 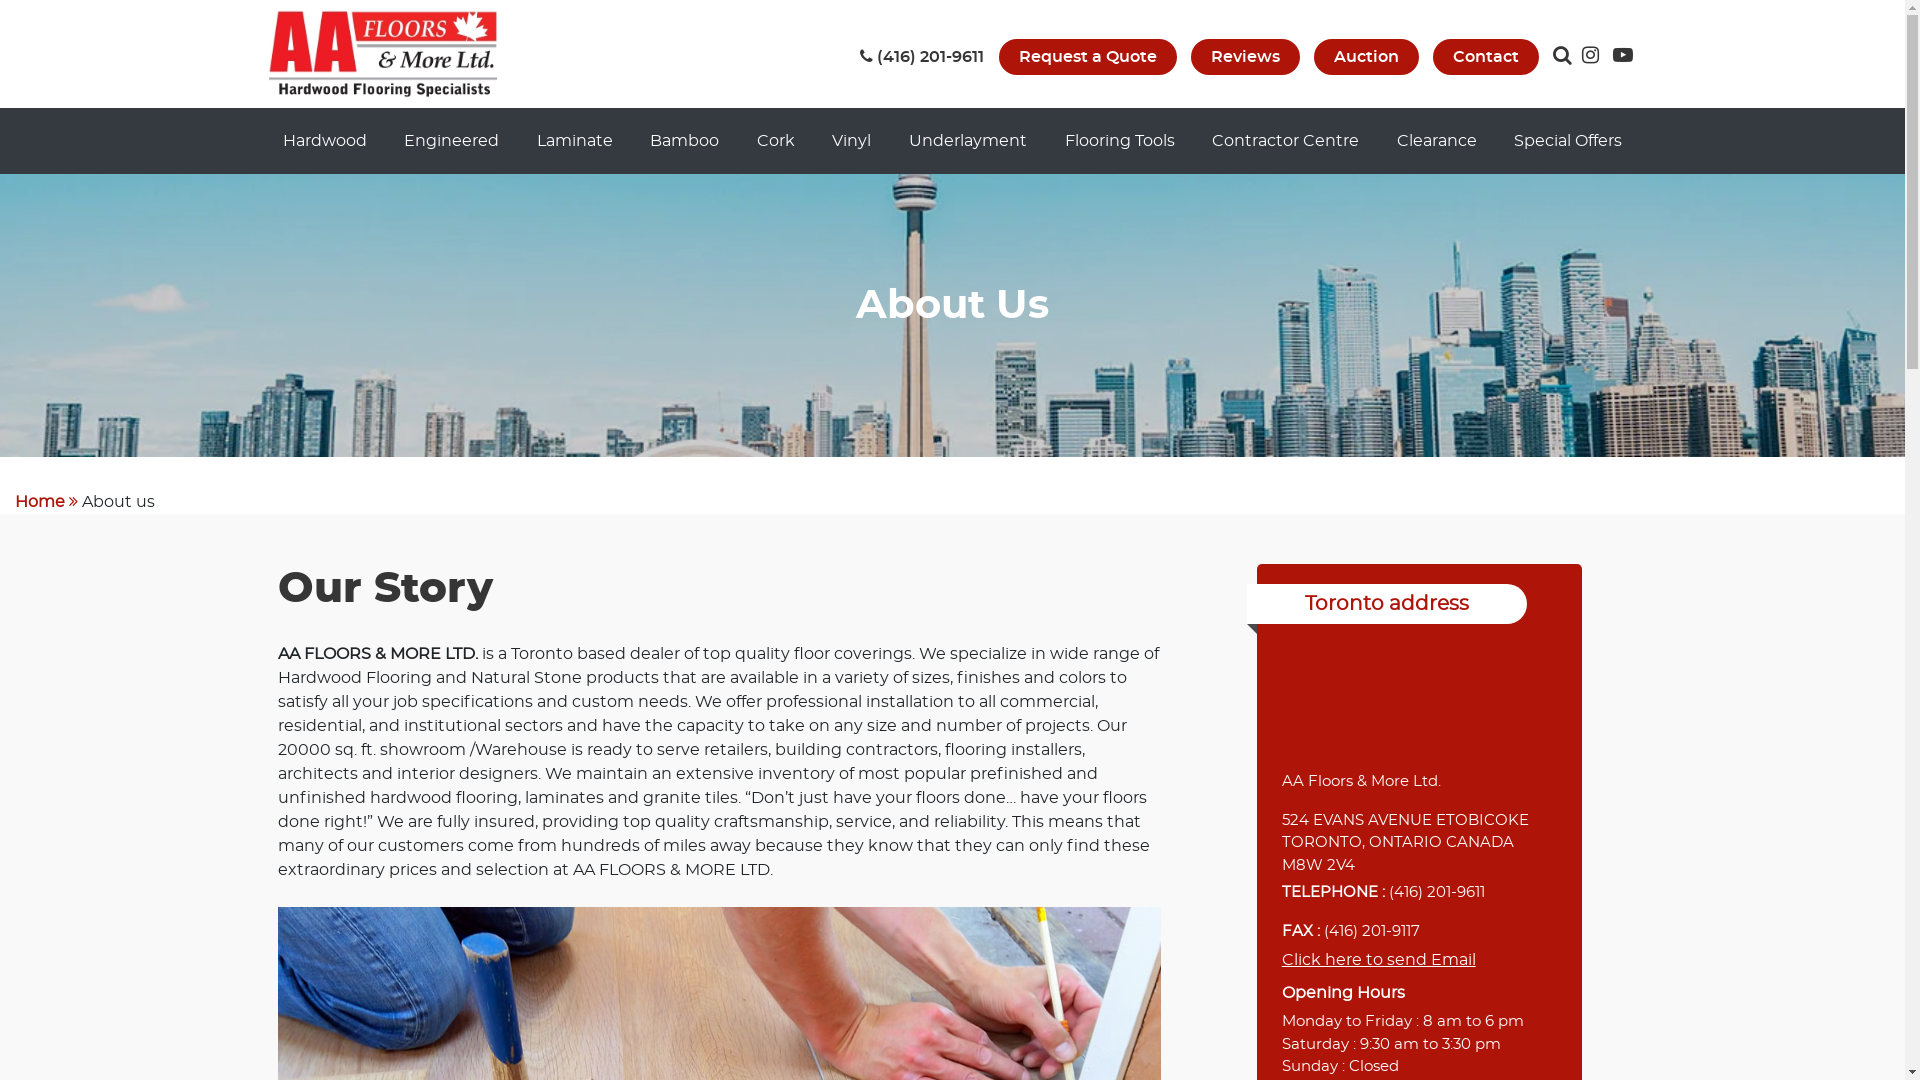 What do you see at coordinates (920, 56) in the screenshot?
I see `' (416) 201-9611'` at bounding box center [920, 56].